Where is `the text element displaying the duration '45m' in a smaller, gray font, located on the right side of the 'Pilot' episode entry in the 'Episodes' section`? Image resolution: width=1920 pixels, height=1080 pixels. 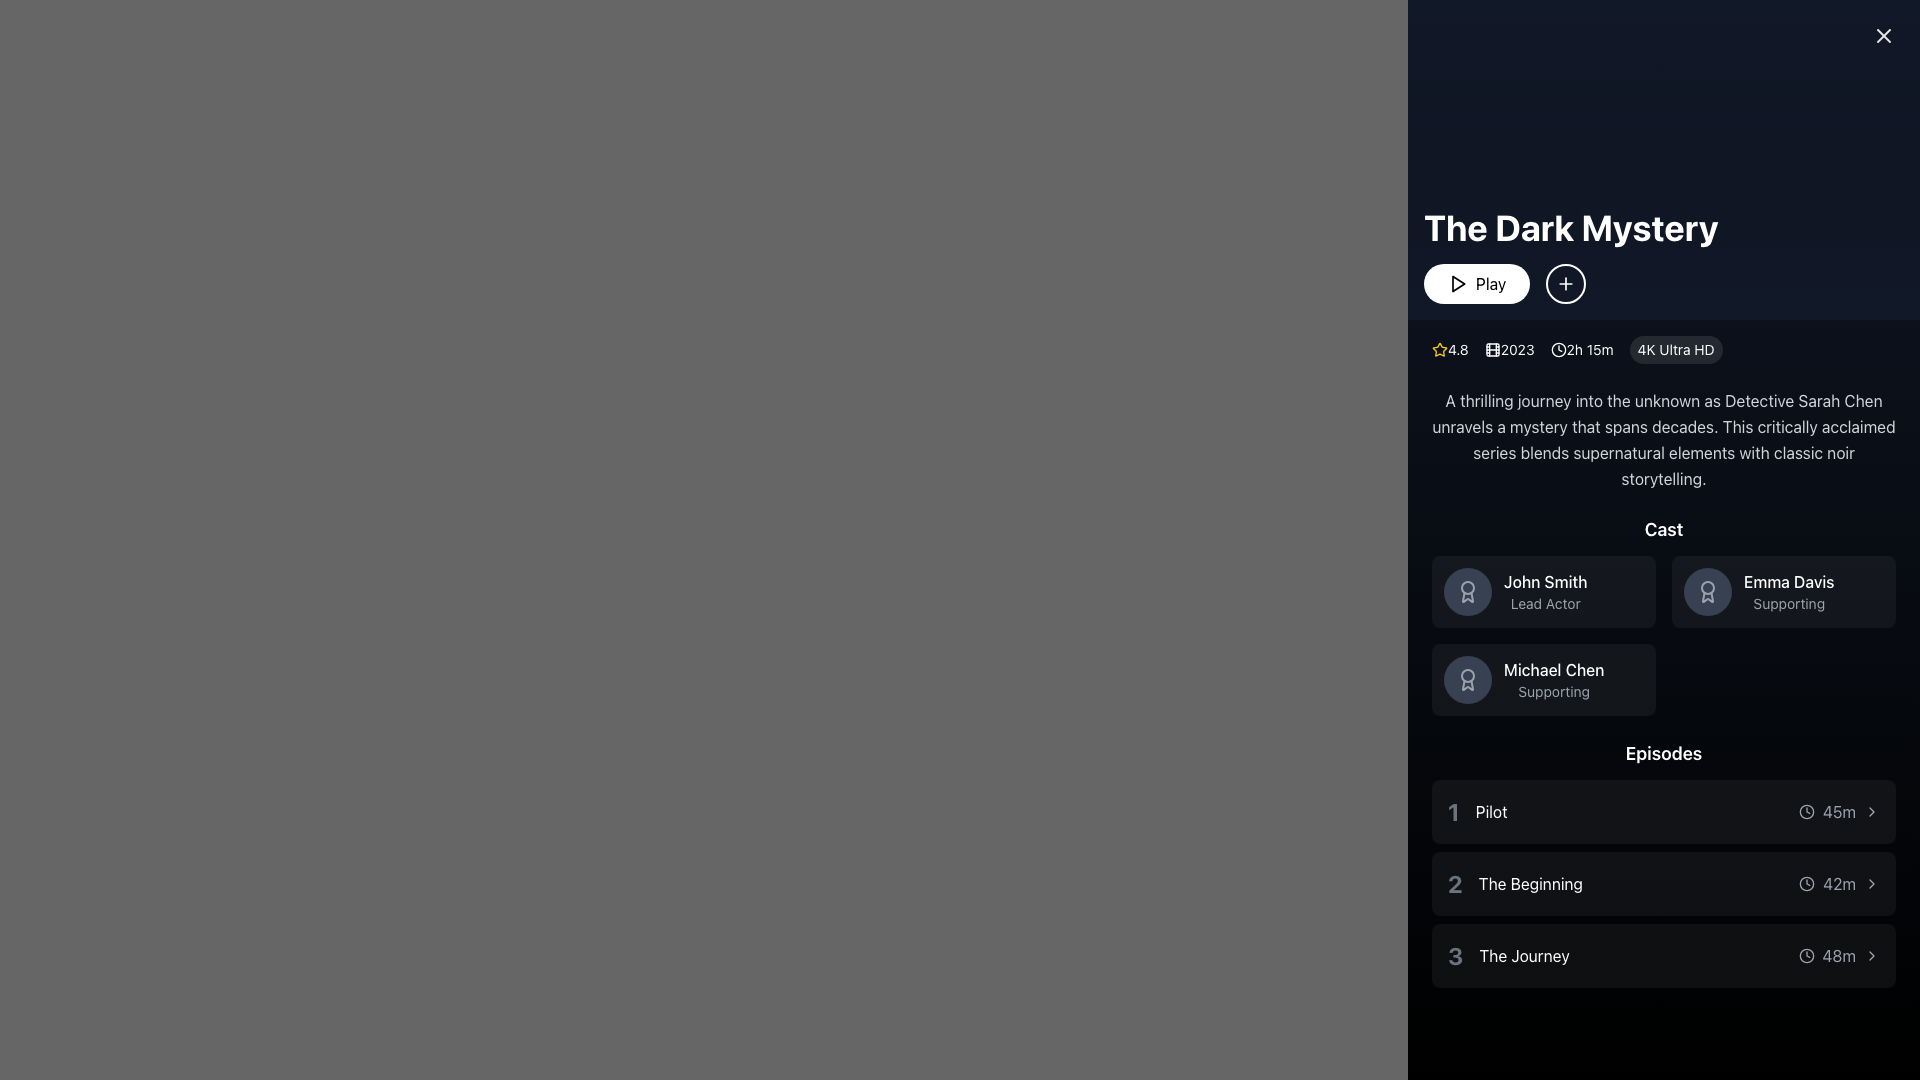 the text element displaying the duration '45m' in a smaller, gray font, located on the right side of the 'Pilot' episode entry in the 'Episodes' section is located at coordinates (1839, 812).